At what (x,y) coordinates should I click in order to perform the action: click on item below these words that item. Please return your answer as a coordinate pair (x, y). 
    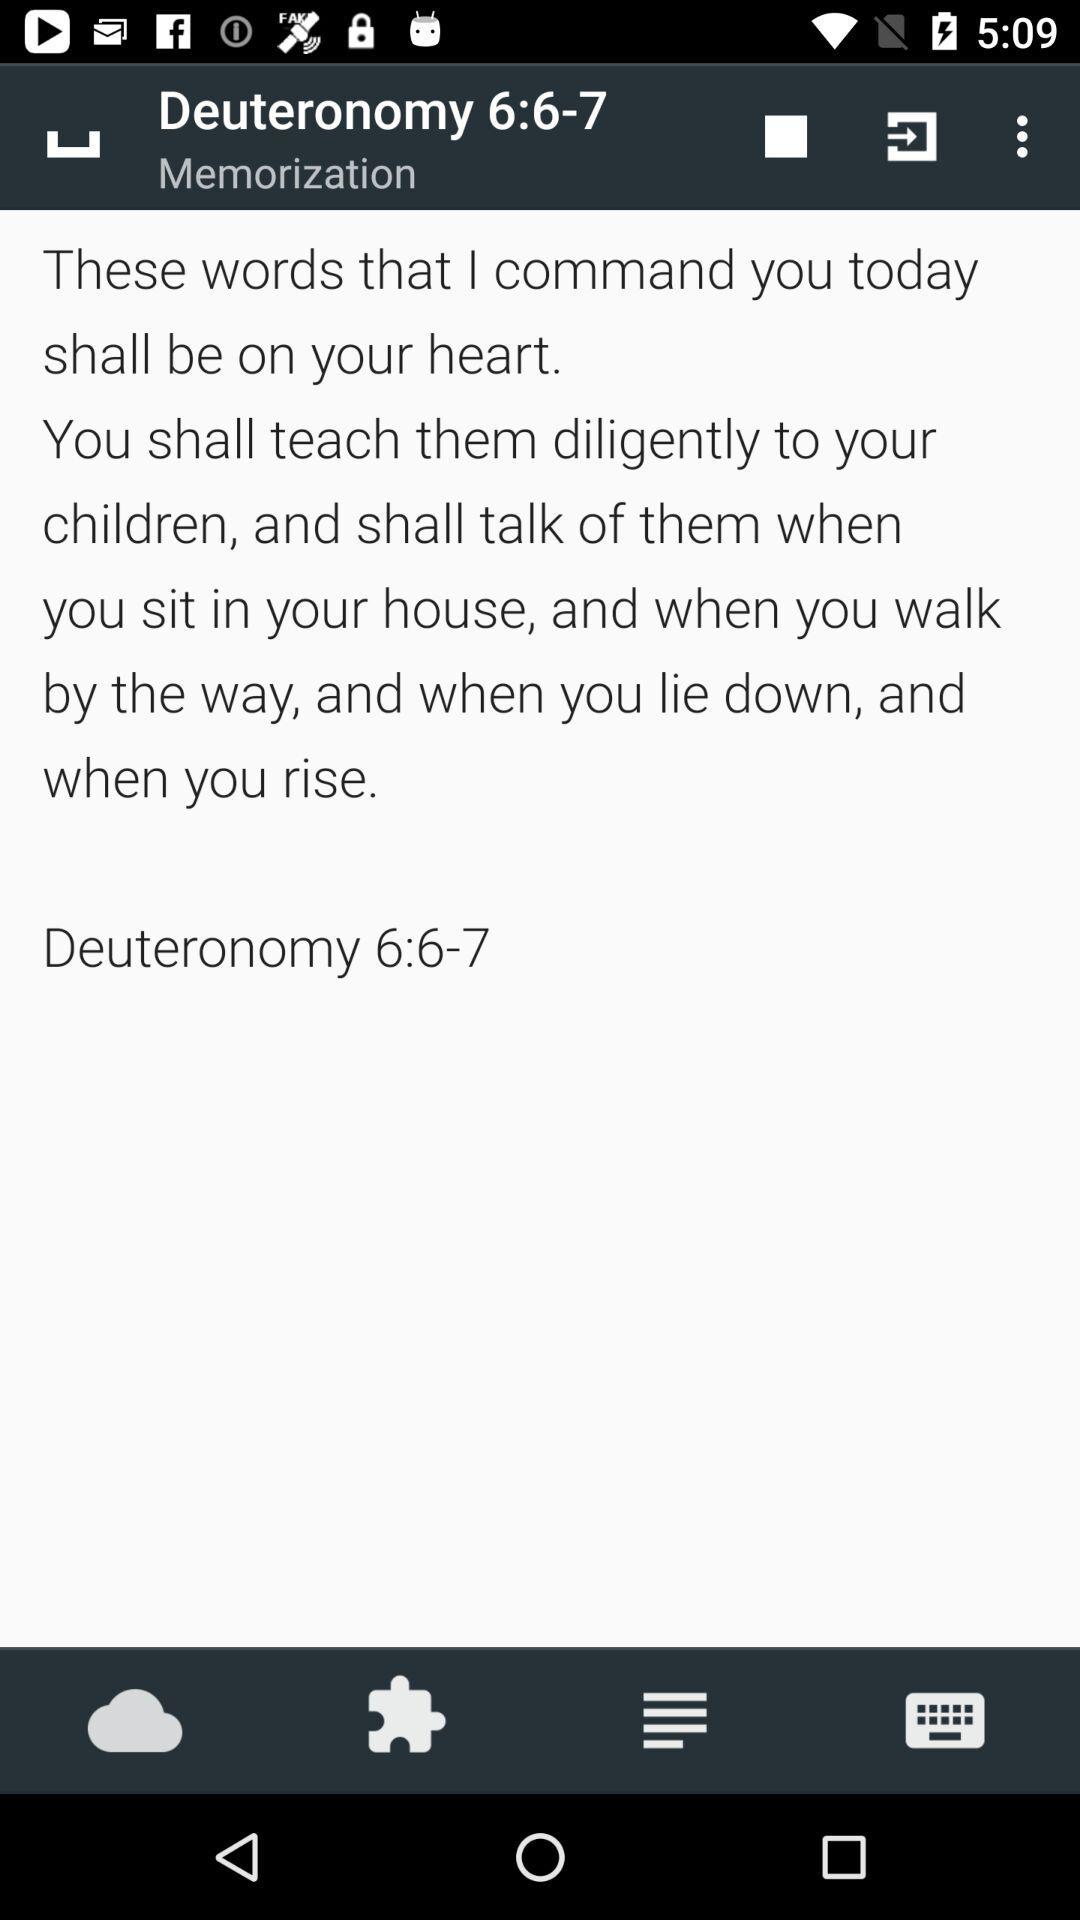
    Looking at the image, I should click on (675, 1719).